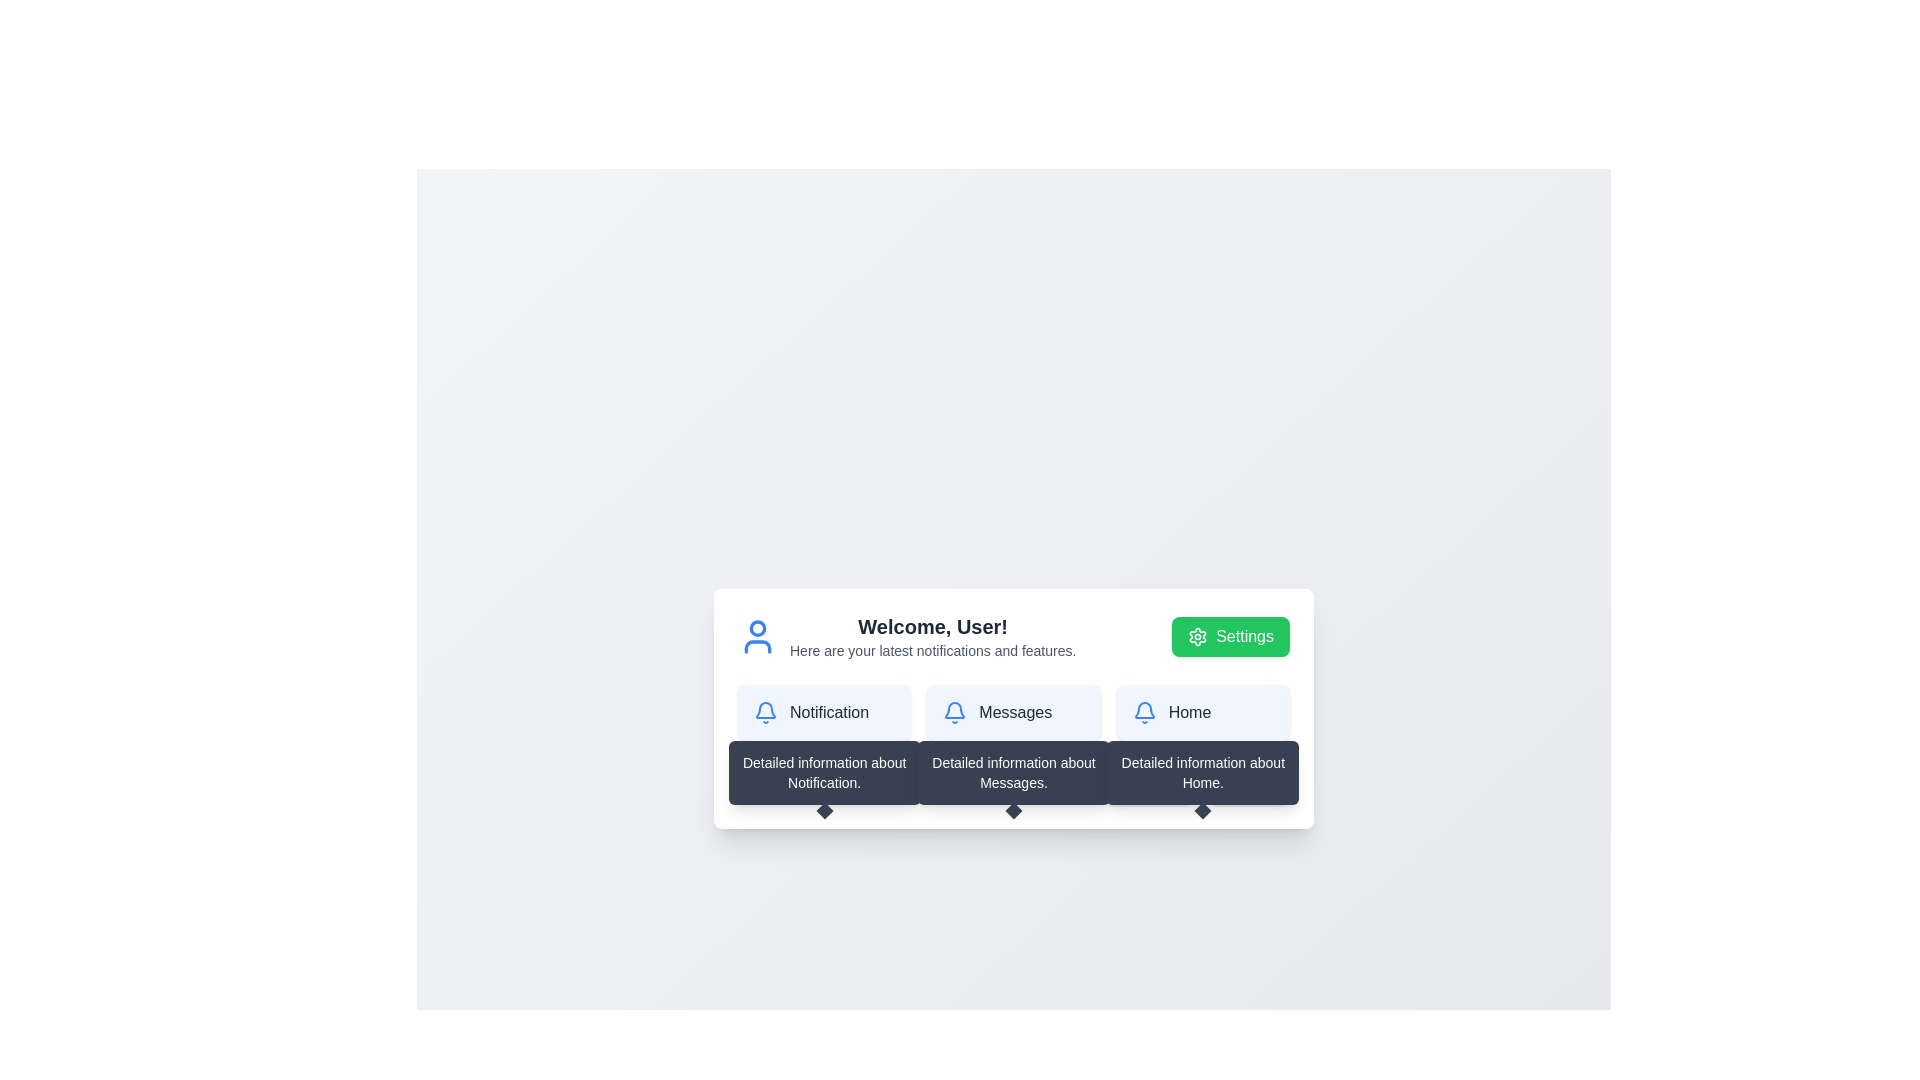  I want to click on the 'Notification' button with a bell-shaped icon, which is the first element in a horizontally aligned group, located at the top of a light blue card, so click(824, 712).